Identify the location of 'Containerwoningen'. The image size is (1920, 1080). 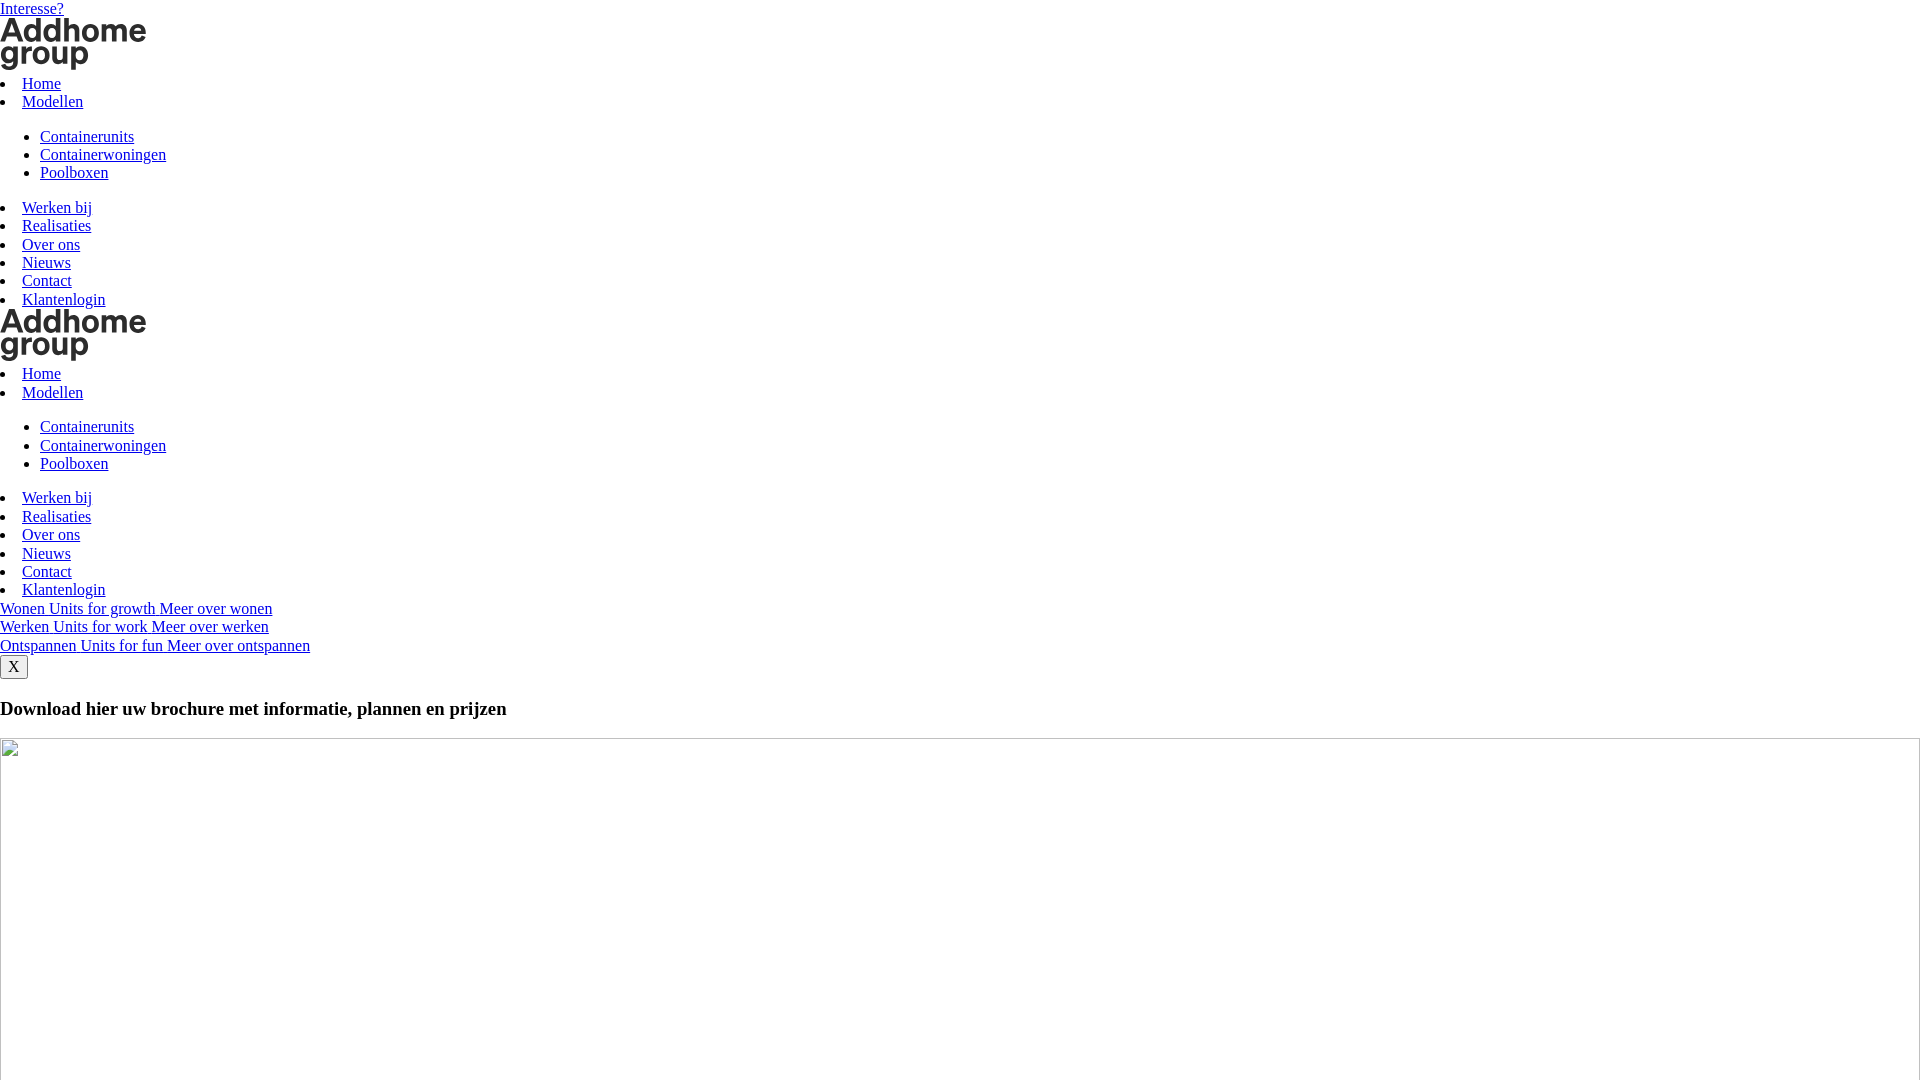
(101, 153).